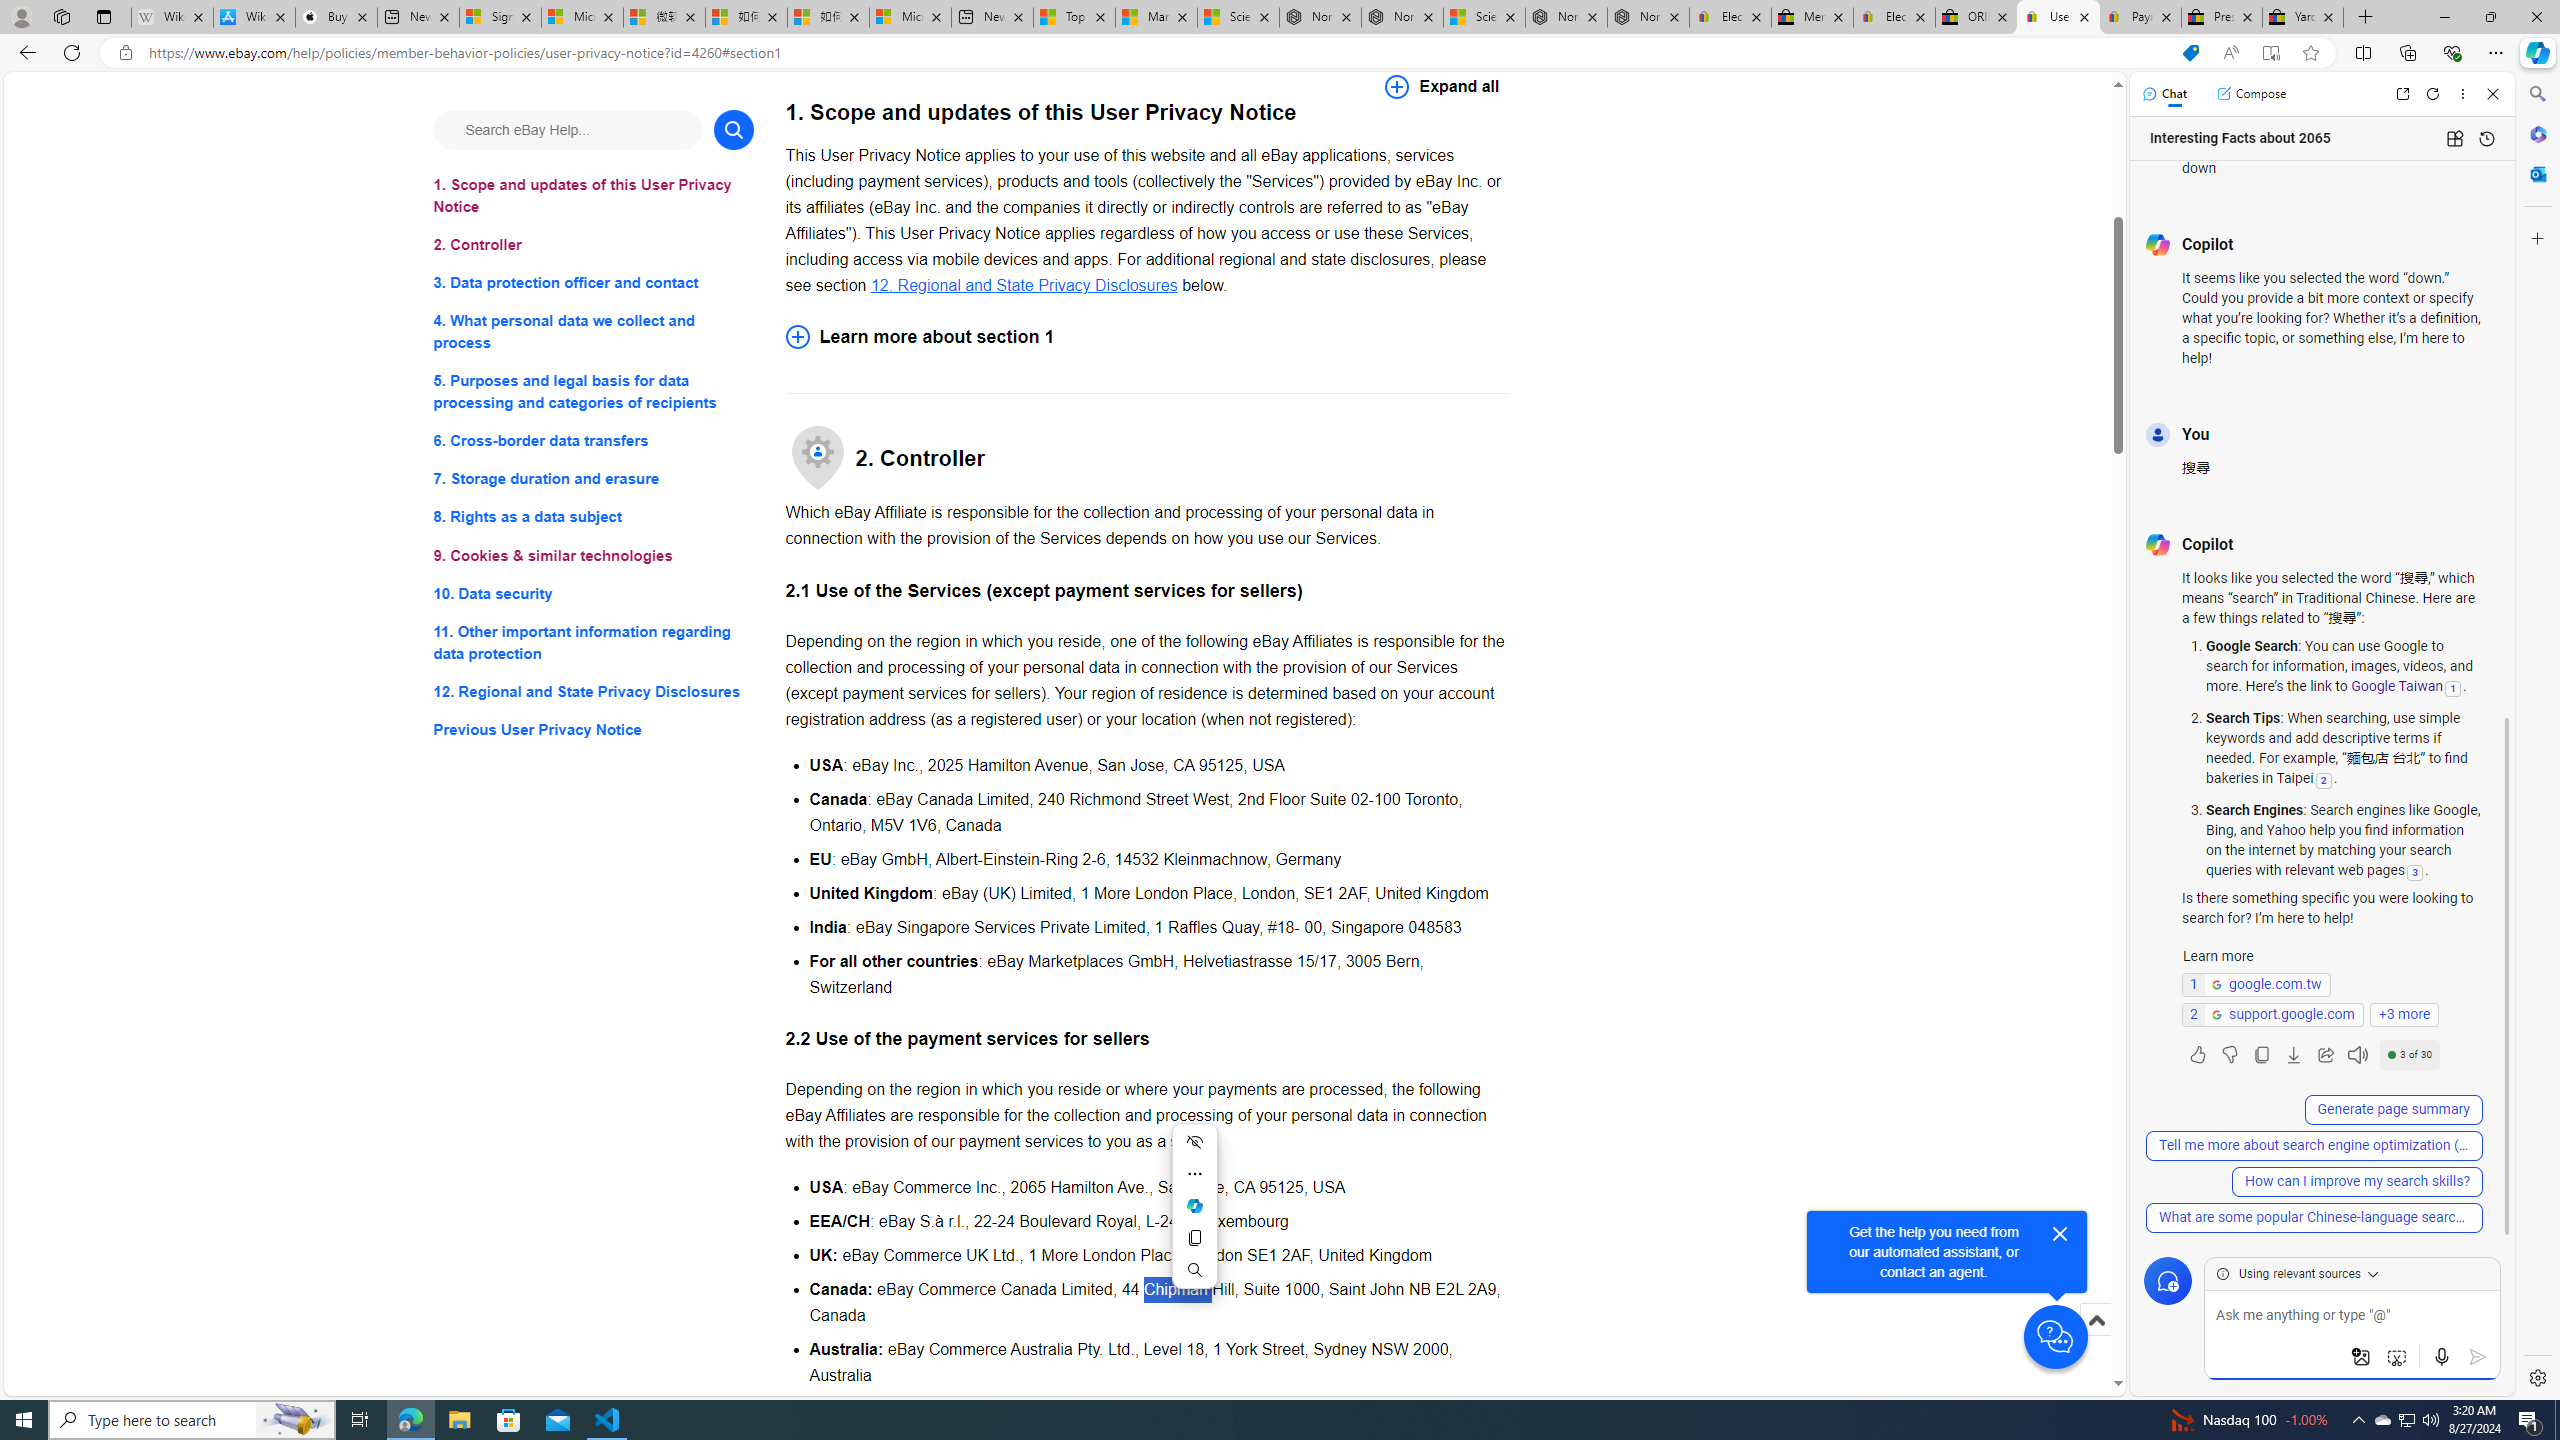 The height and width of the screenshot is (1440, 2560). What do you see at coordinates (2095, 1340) in the screenshot?
I see `'Scroll to top'` at bounding box center [2095, 1340].